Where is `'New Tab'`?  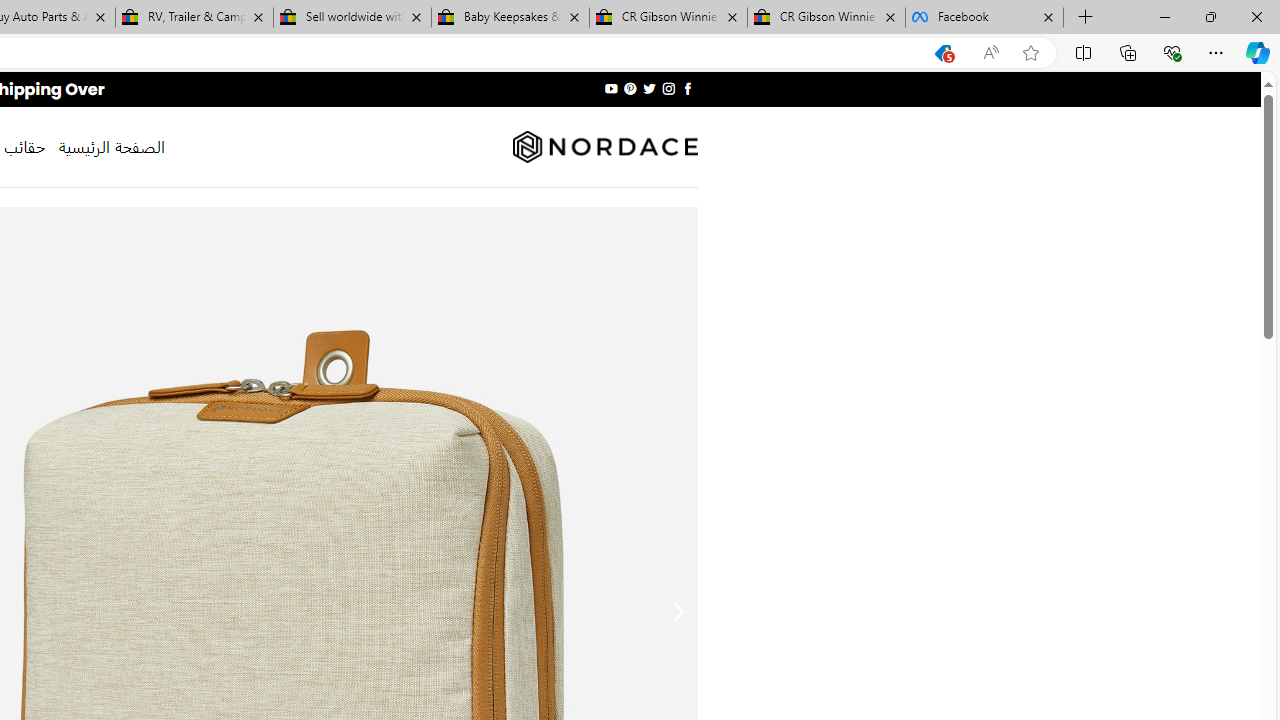 'New Tab' is located at coordinates (1085, 17).